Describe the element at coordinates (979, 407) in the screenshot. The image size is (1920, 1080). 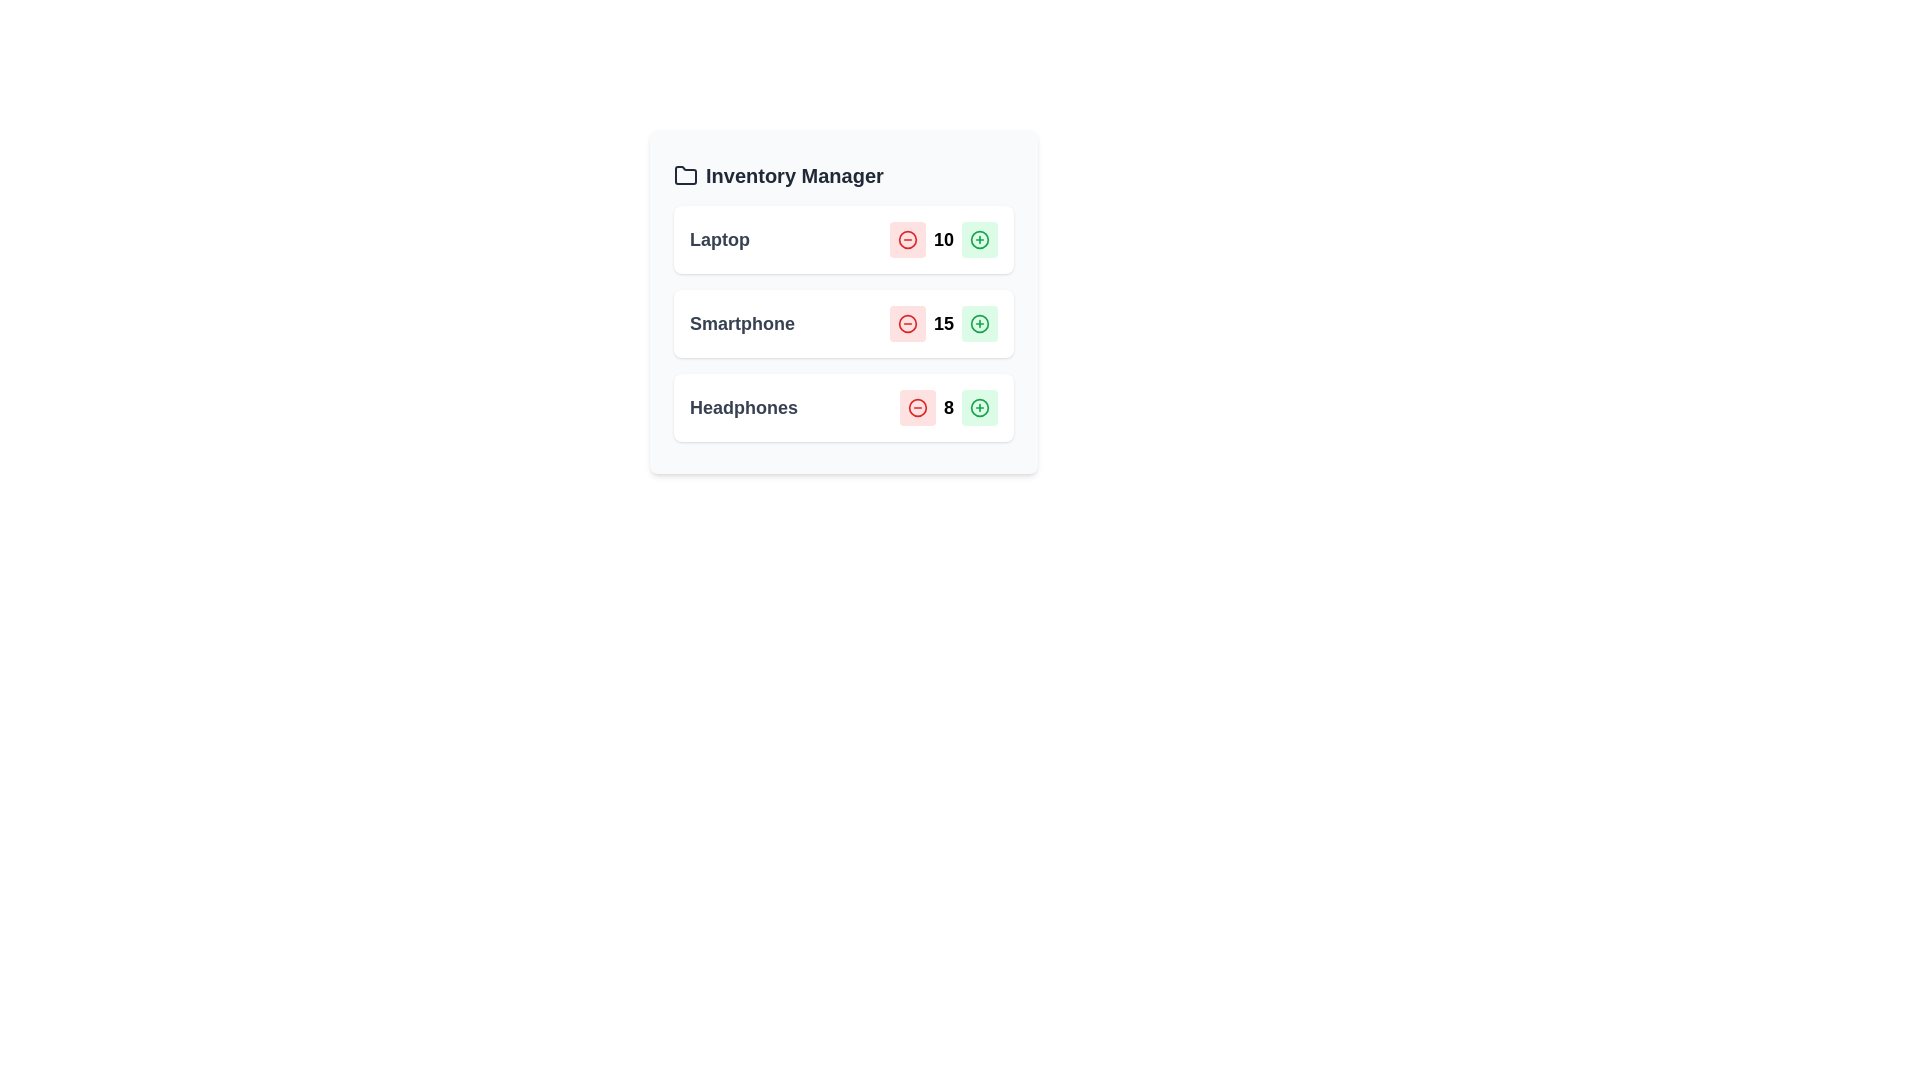
I see `plus button for the Headphones item` at that location.